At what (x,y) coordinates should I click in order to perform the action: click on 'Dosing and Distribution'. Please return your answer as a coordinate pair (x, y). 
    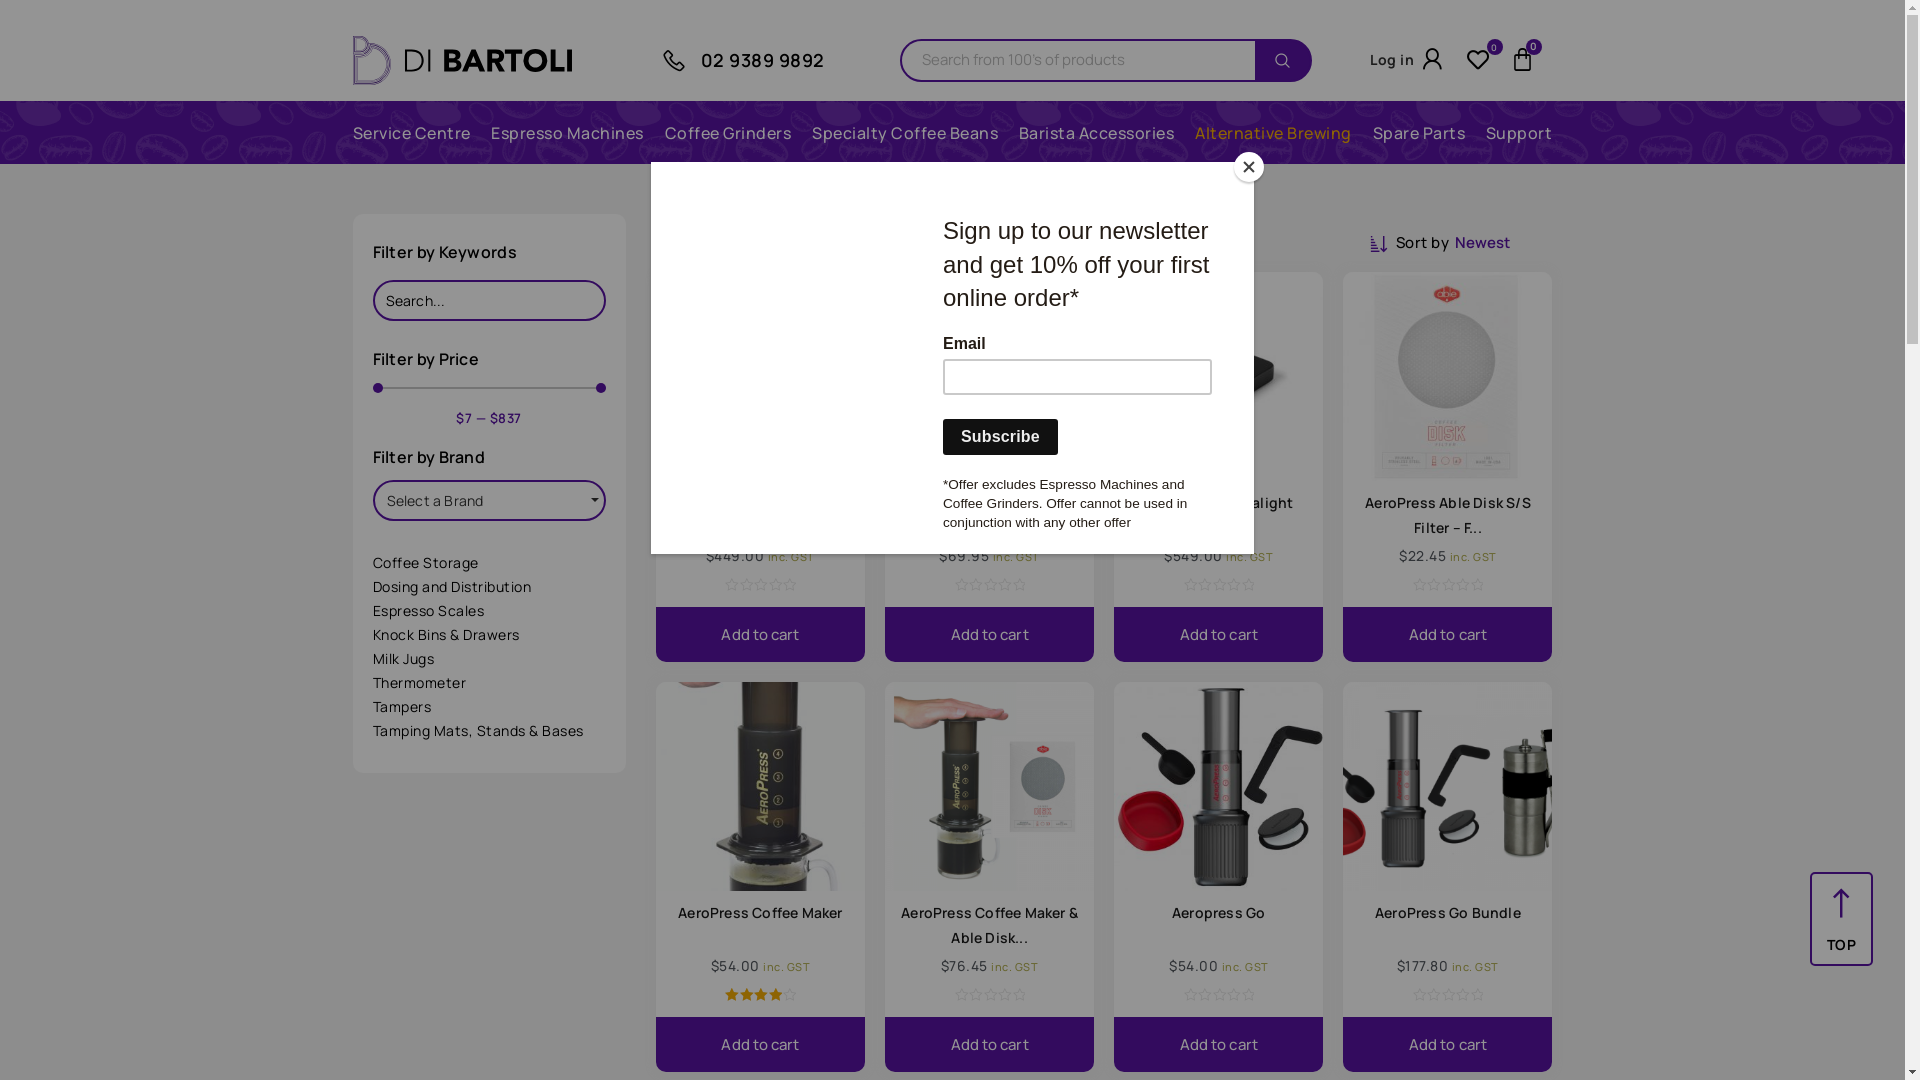
    Looking at the image, I should click on (488, 585).